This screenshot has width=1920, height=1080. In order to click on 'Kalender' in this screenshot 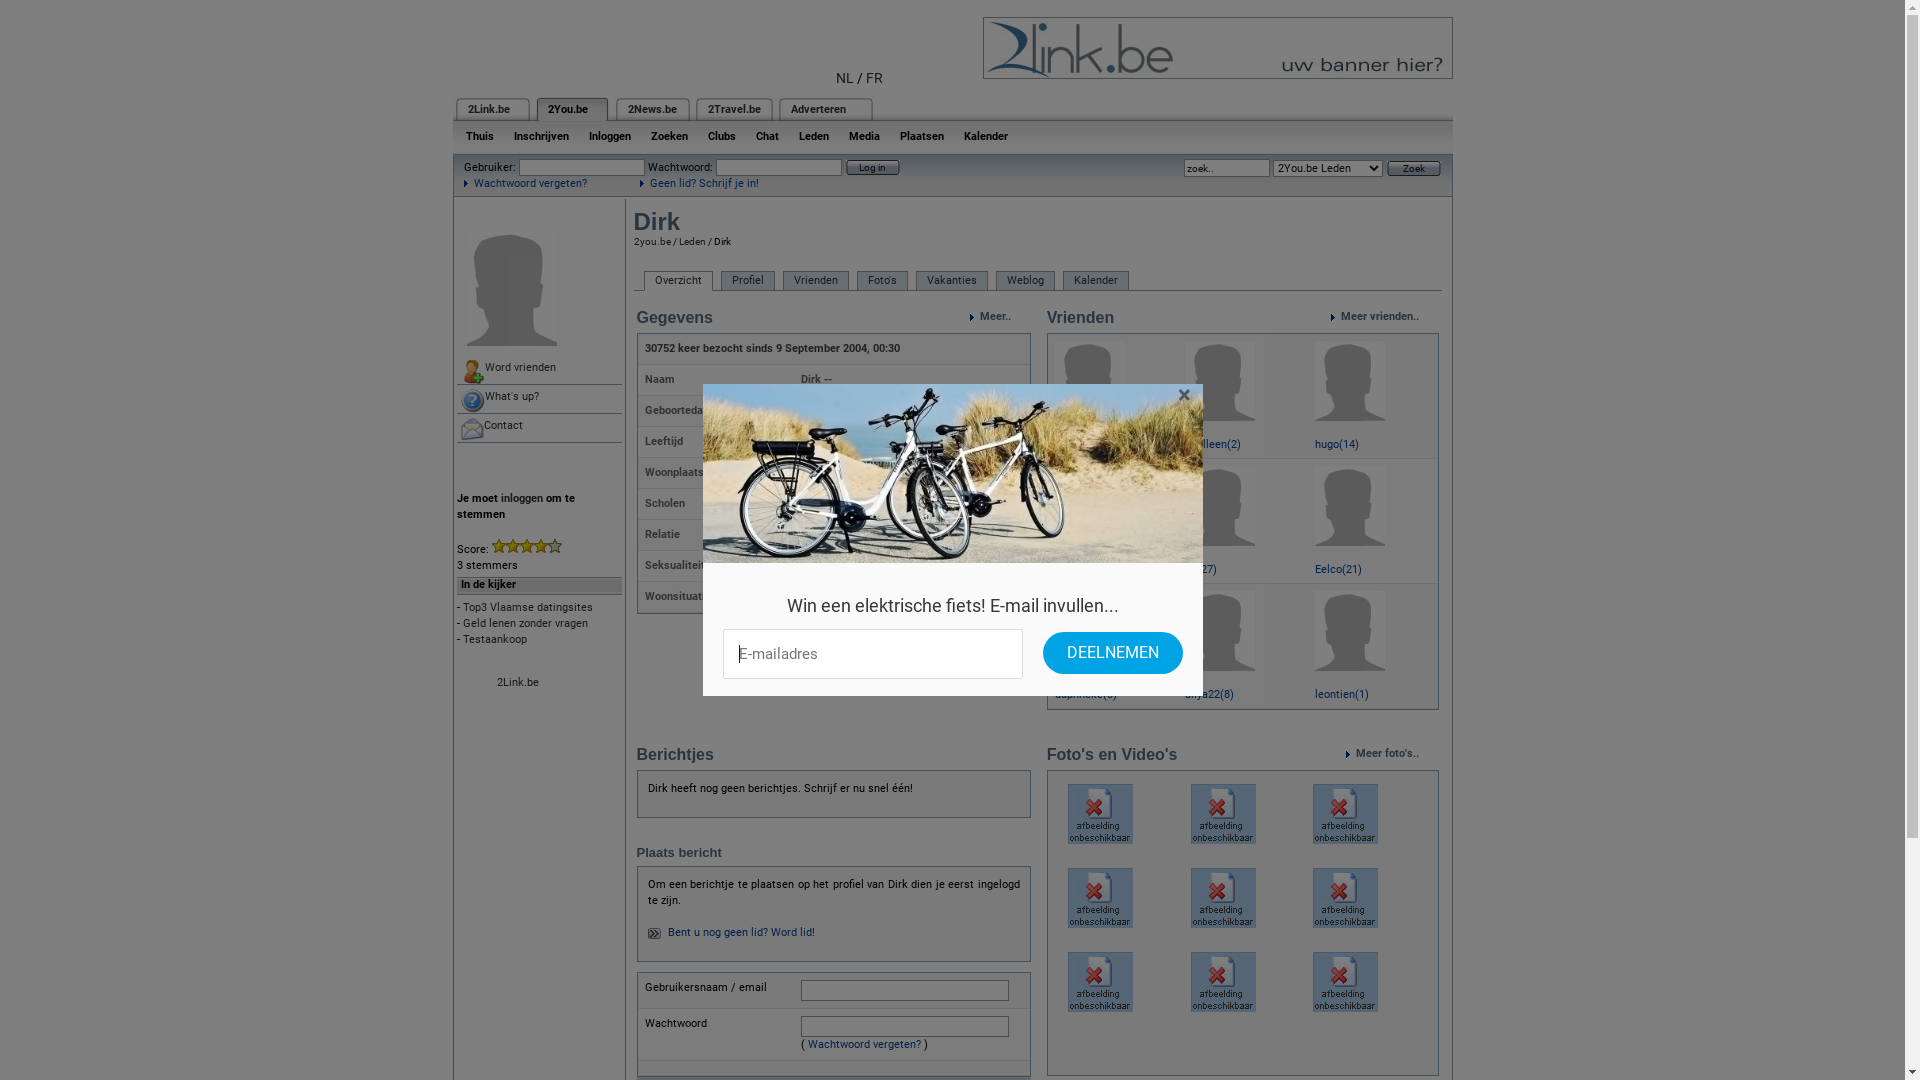, I will do `click(985, 135)`.